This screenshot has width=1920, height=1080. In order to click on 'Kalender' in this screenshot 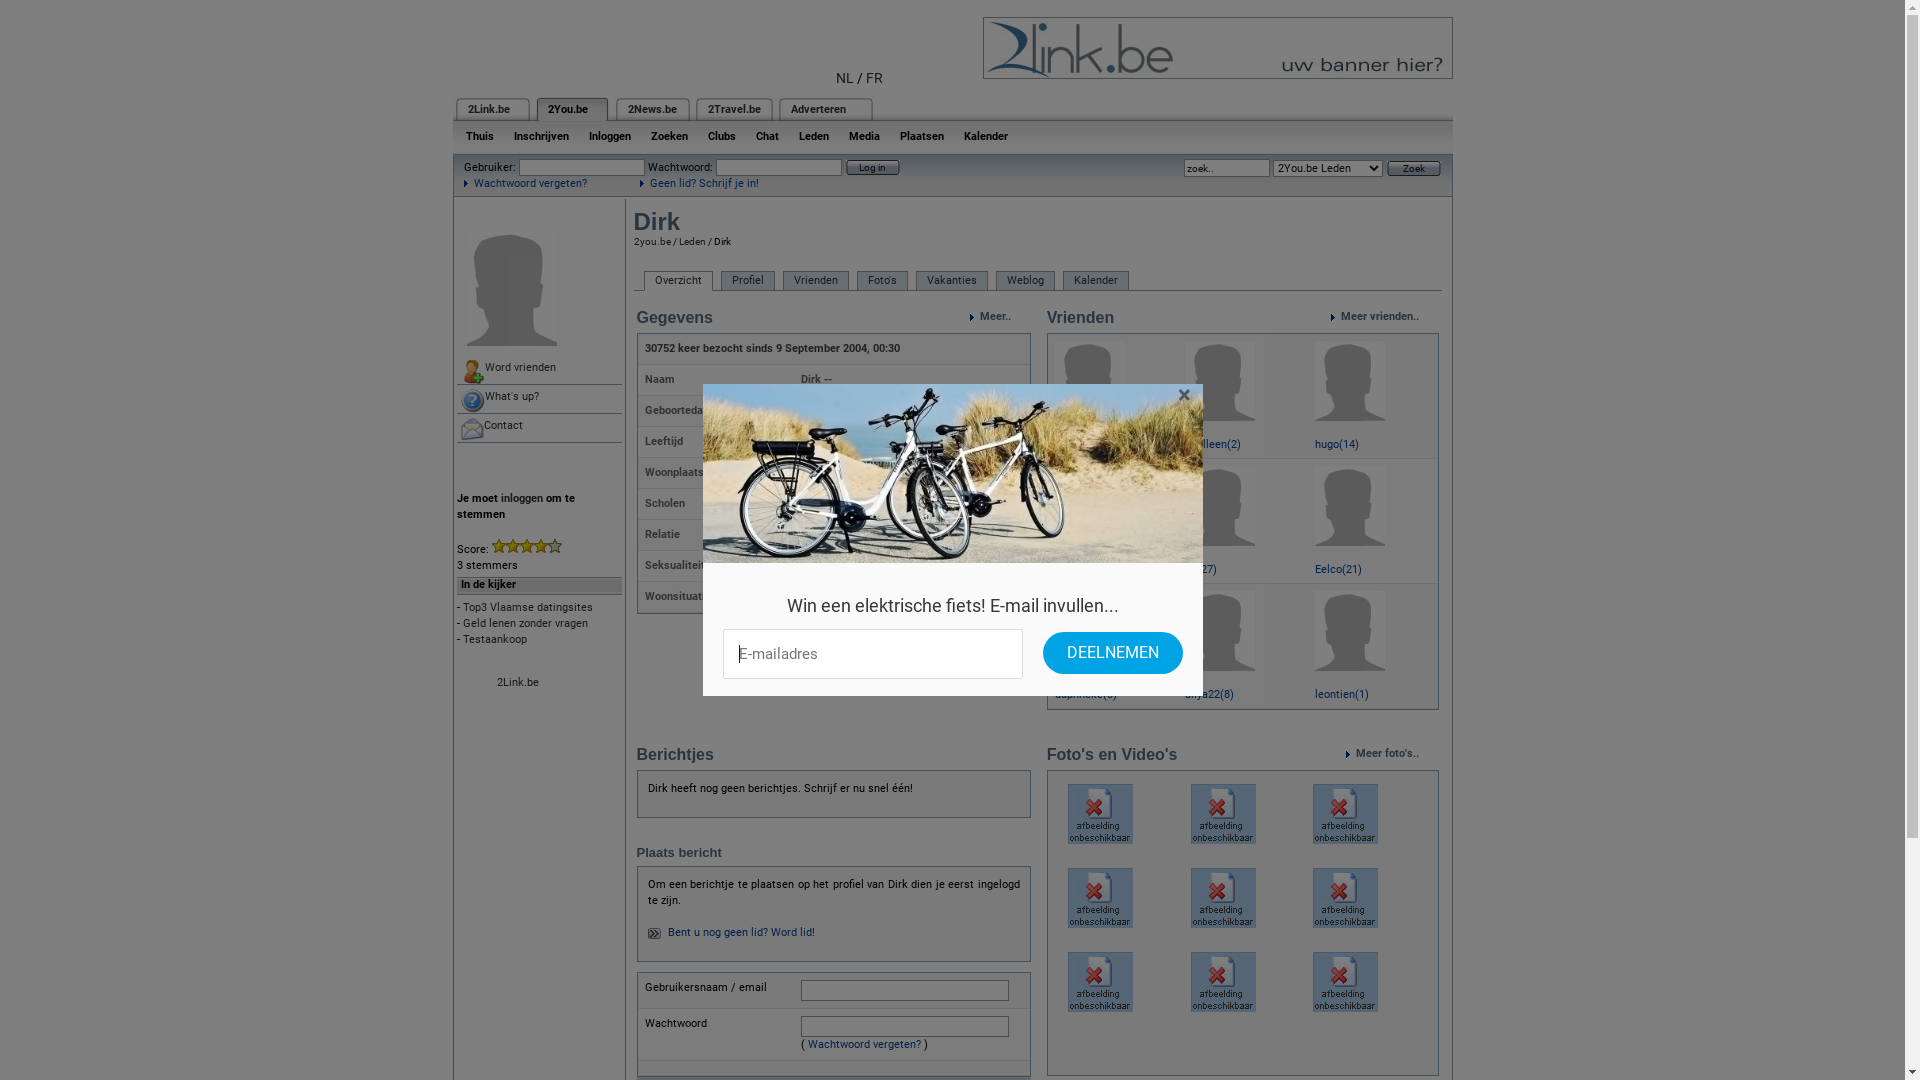, I will do `click(985, 135)`.